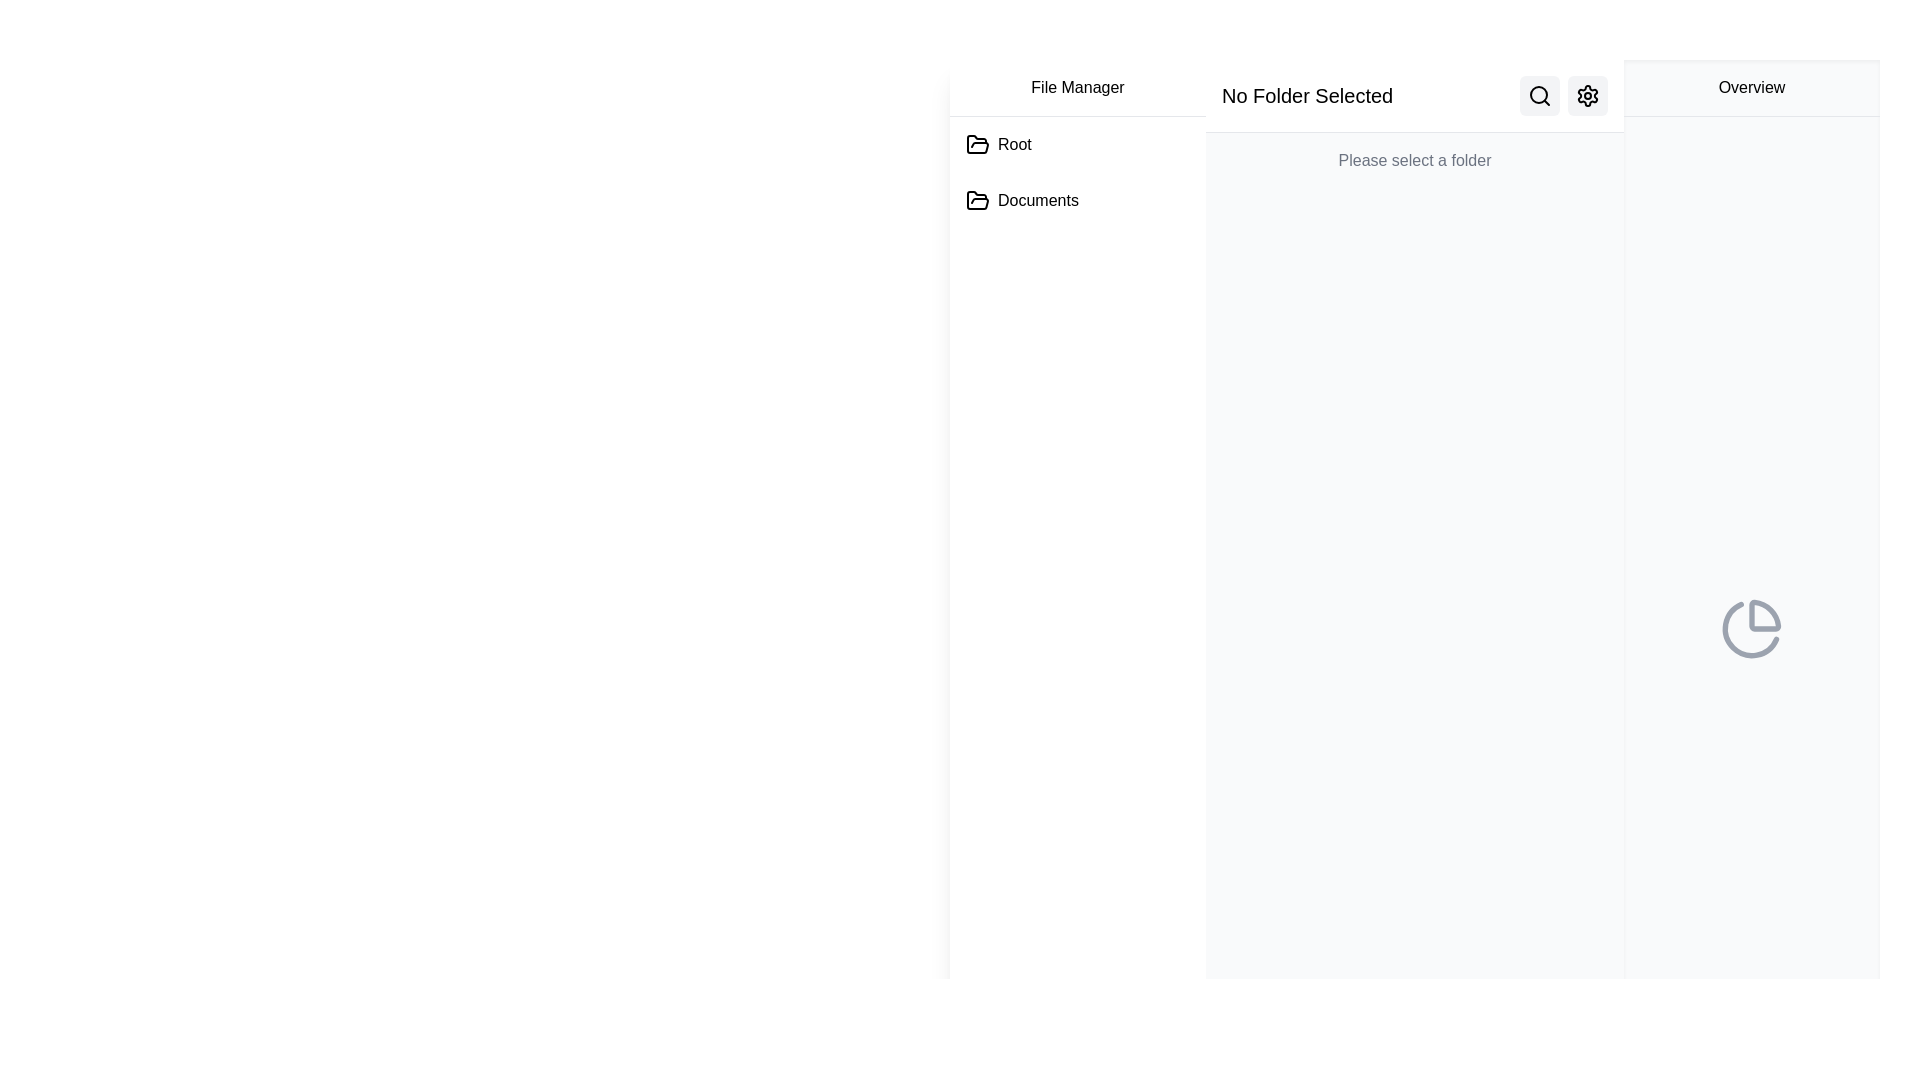 This screenshot has width=1920, height=1080. I want to click on the static instructional text guiding the user to select a folder, located under the 'No Folder Selected' label, so click(1414, 160).